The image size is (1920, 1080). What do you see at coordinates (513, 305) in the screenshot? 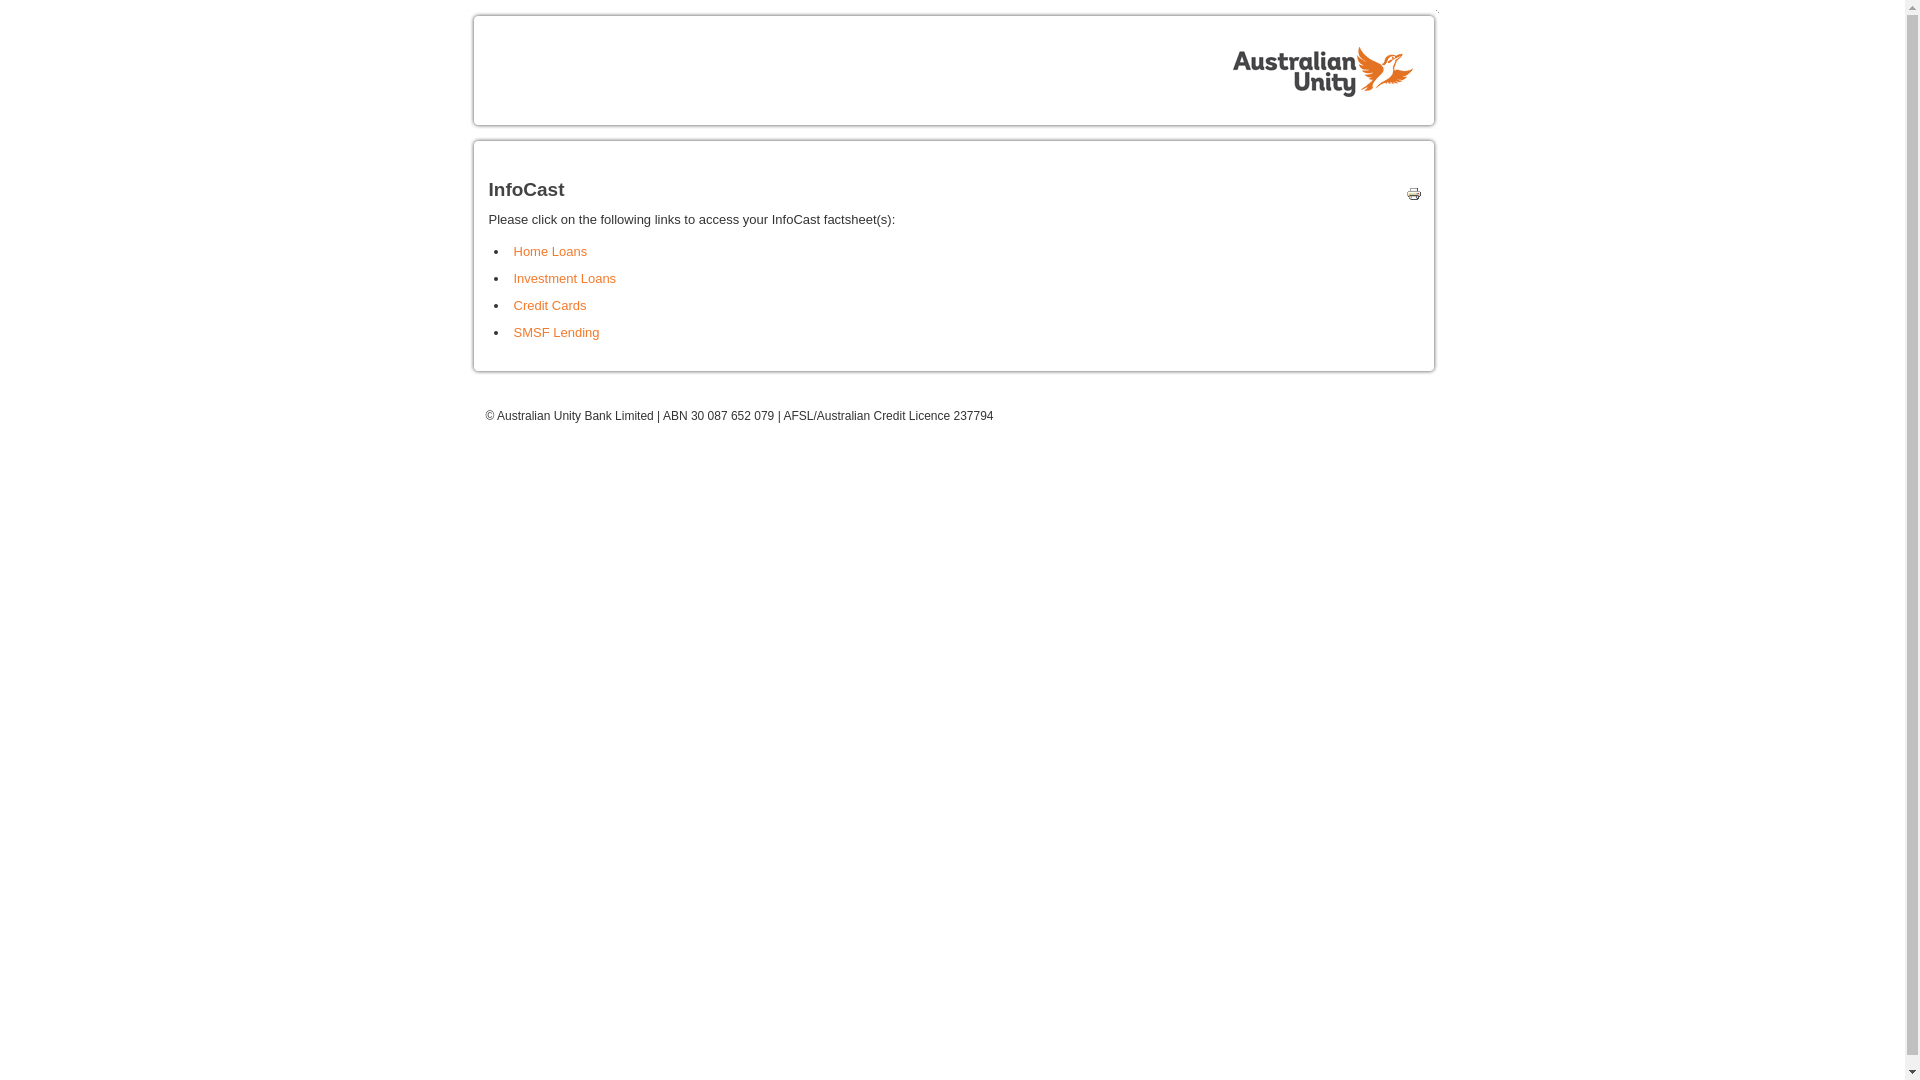
I see `'Credit Cards'` at bounding box center [513, 305].